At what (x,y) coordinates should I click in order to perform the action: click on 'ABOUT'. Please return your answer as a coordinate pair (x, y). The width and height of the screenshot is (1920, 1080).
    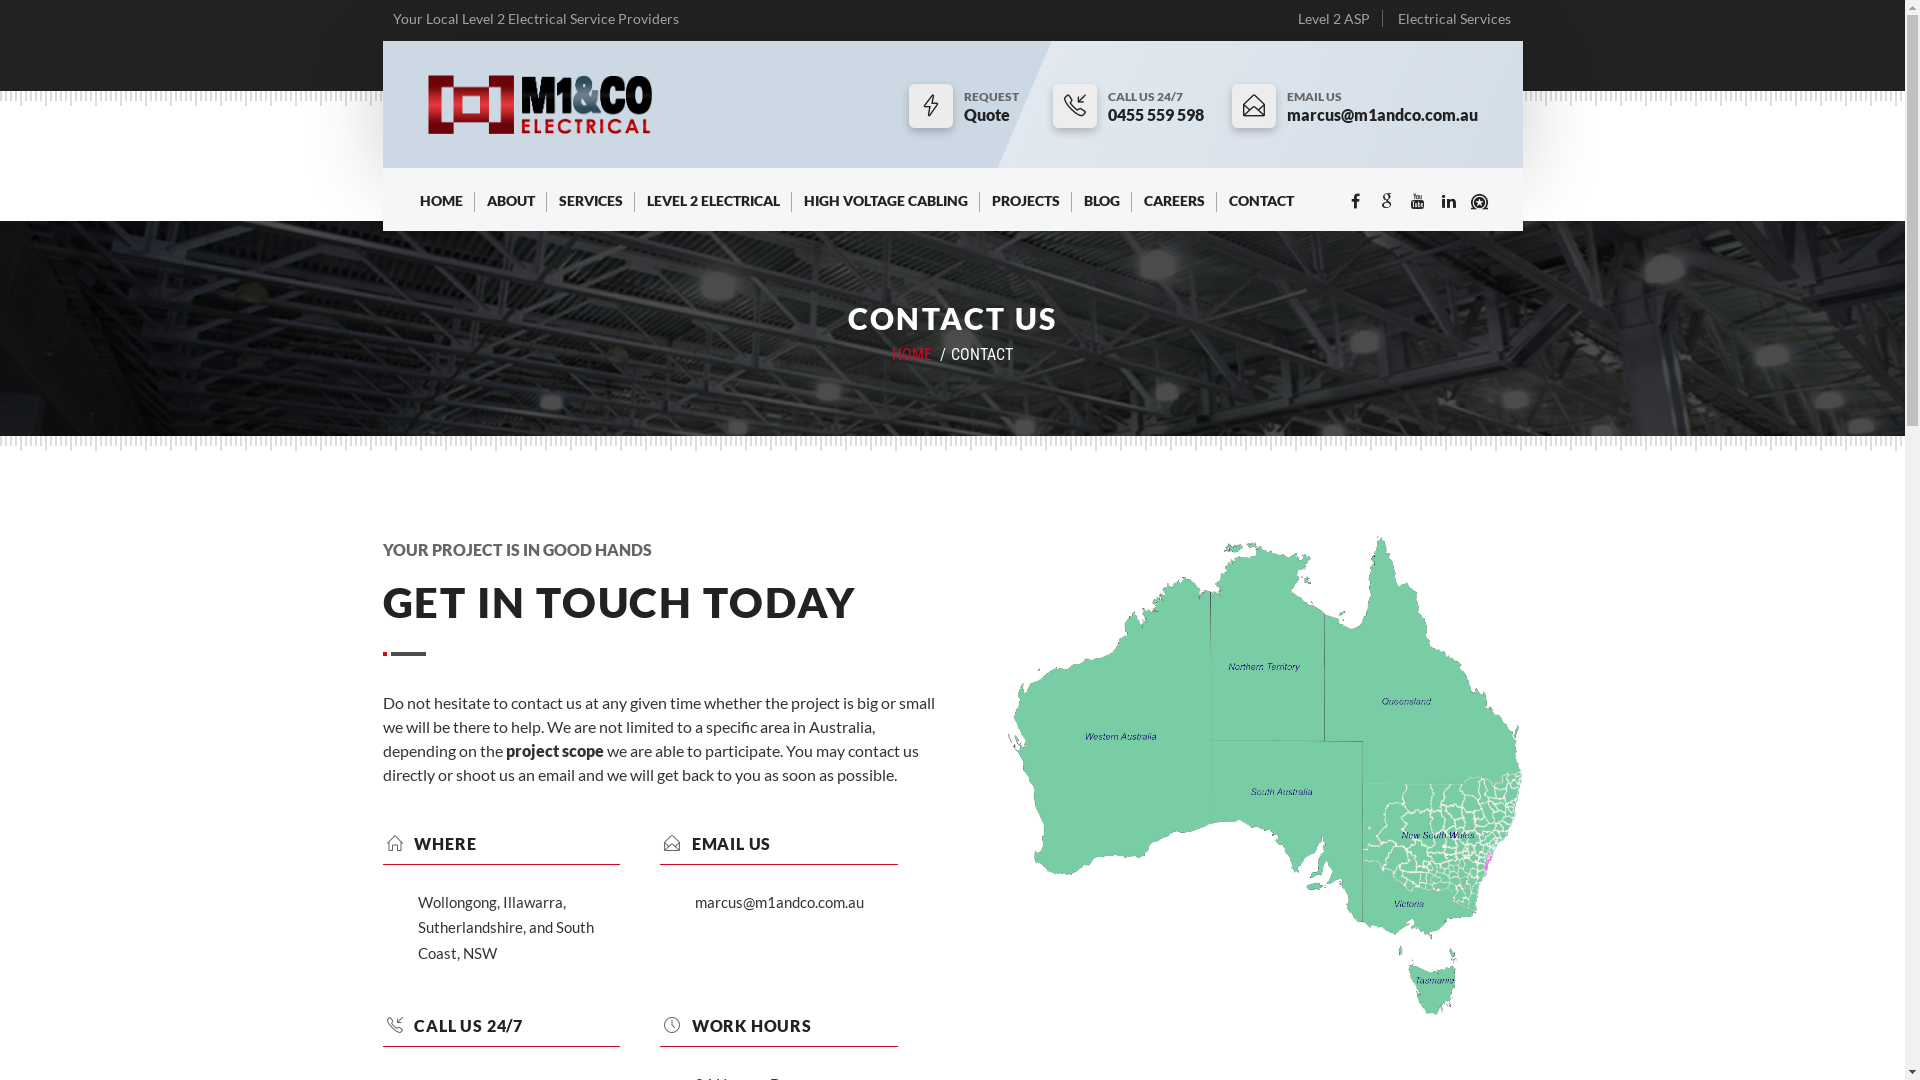
    Looking at the image, I should click on (473, 209).